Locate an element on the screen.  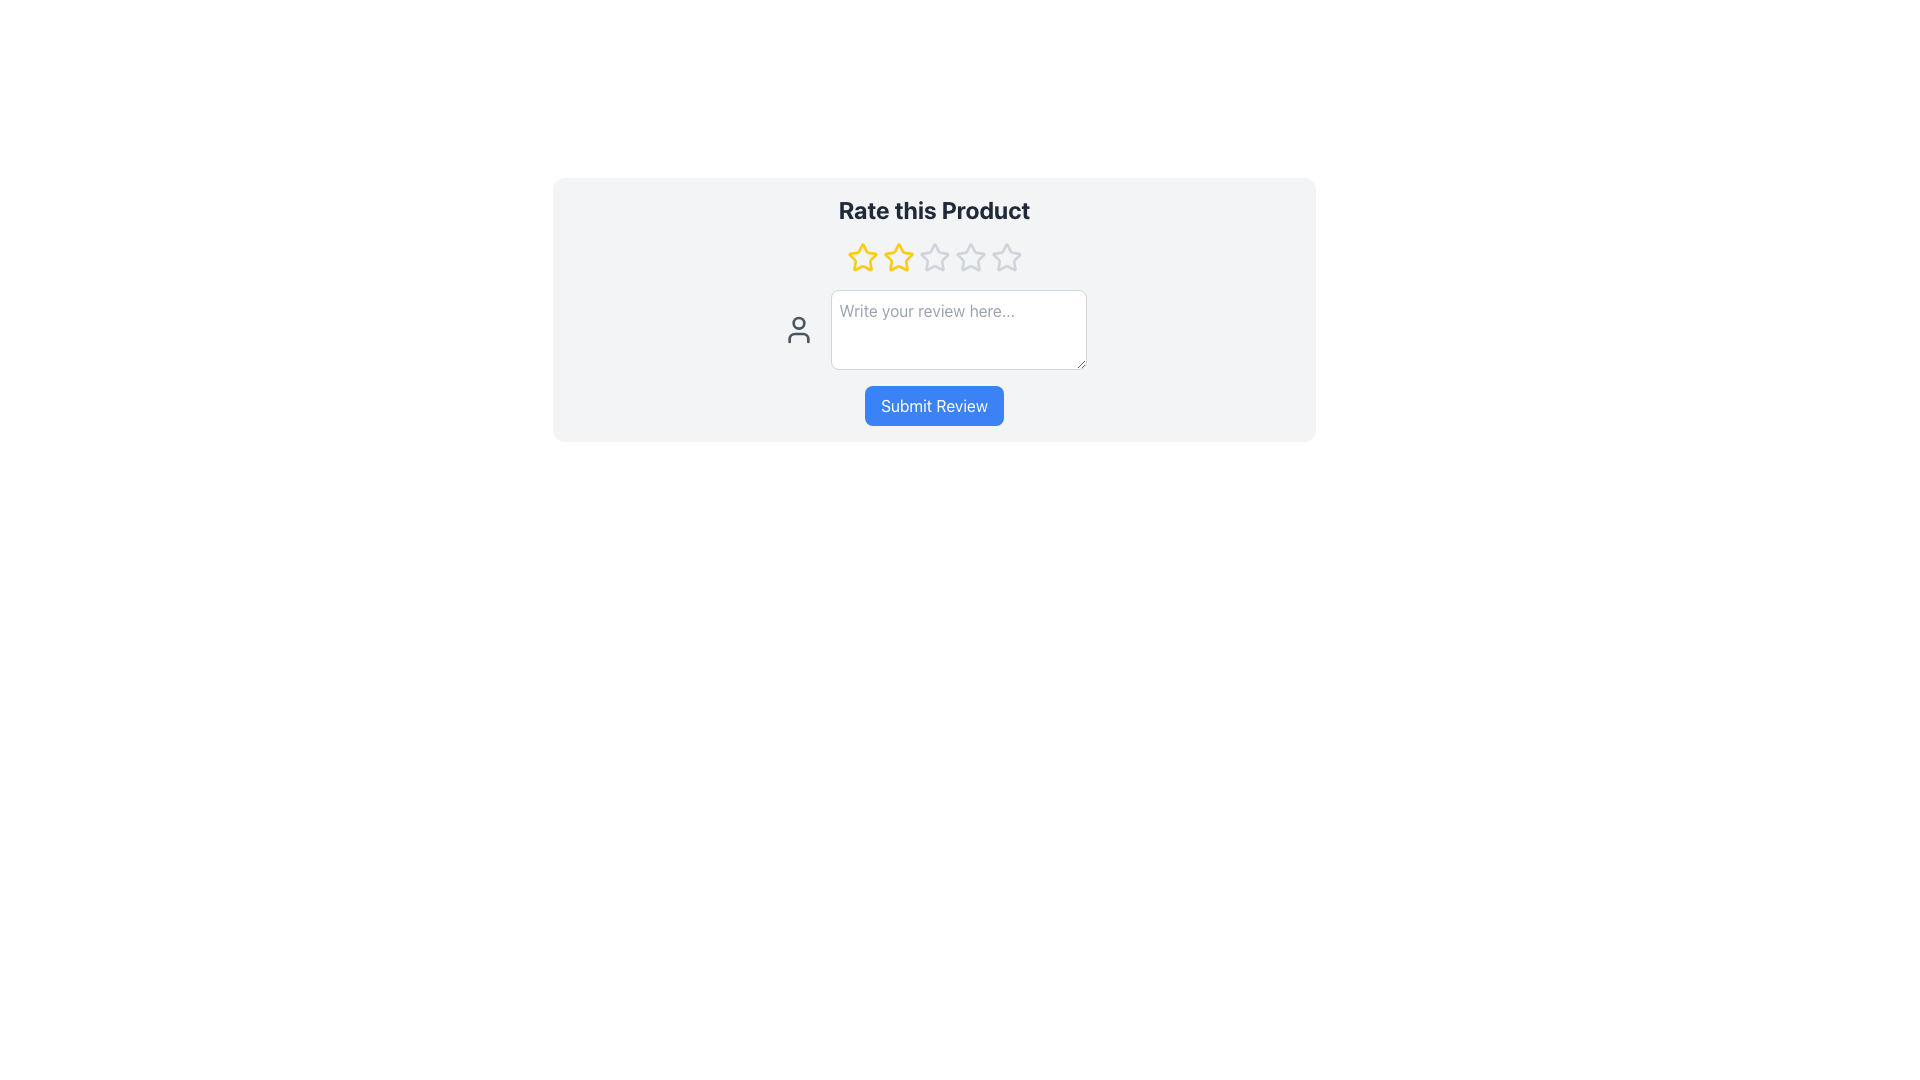
the fourth rating star in the horizontal line of five stars is located at coordinates (1006, 256).